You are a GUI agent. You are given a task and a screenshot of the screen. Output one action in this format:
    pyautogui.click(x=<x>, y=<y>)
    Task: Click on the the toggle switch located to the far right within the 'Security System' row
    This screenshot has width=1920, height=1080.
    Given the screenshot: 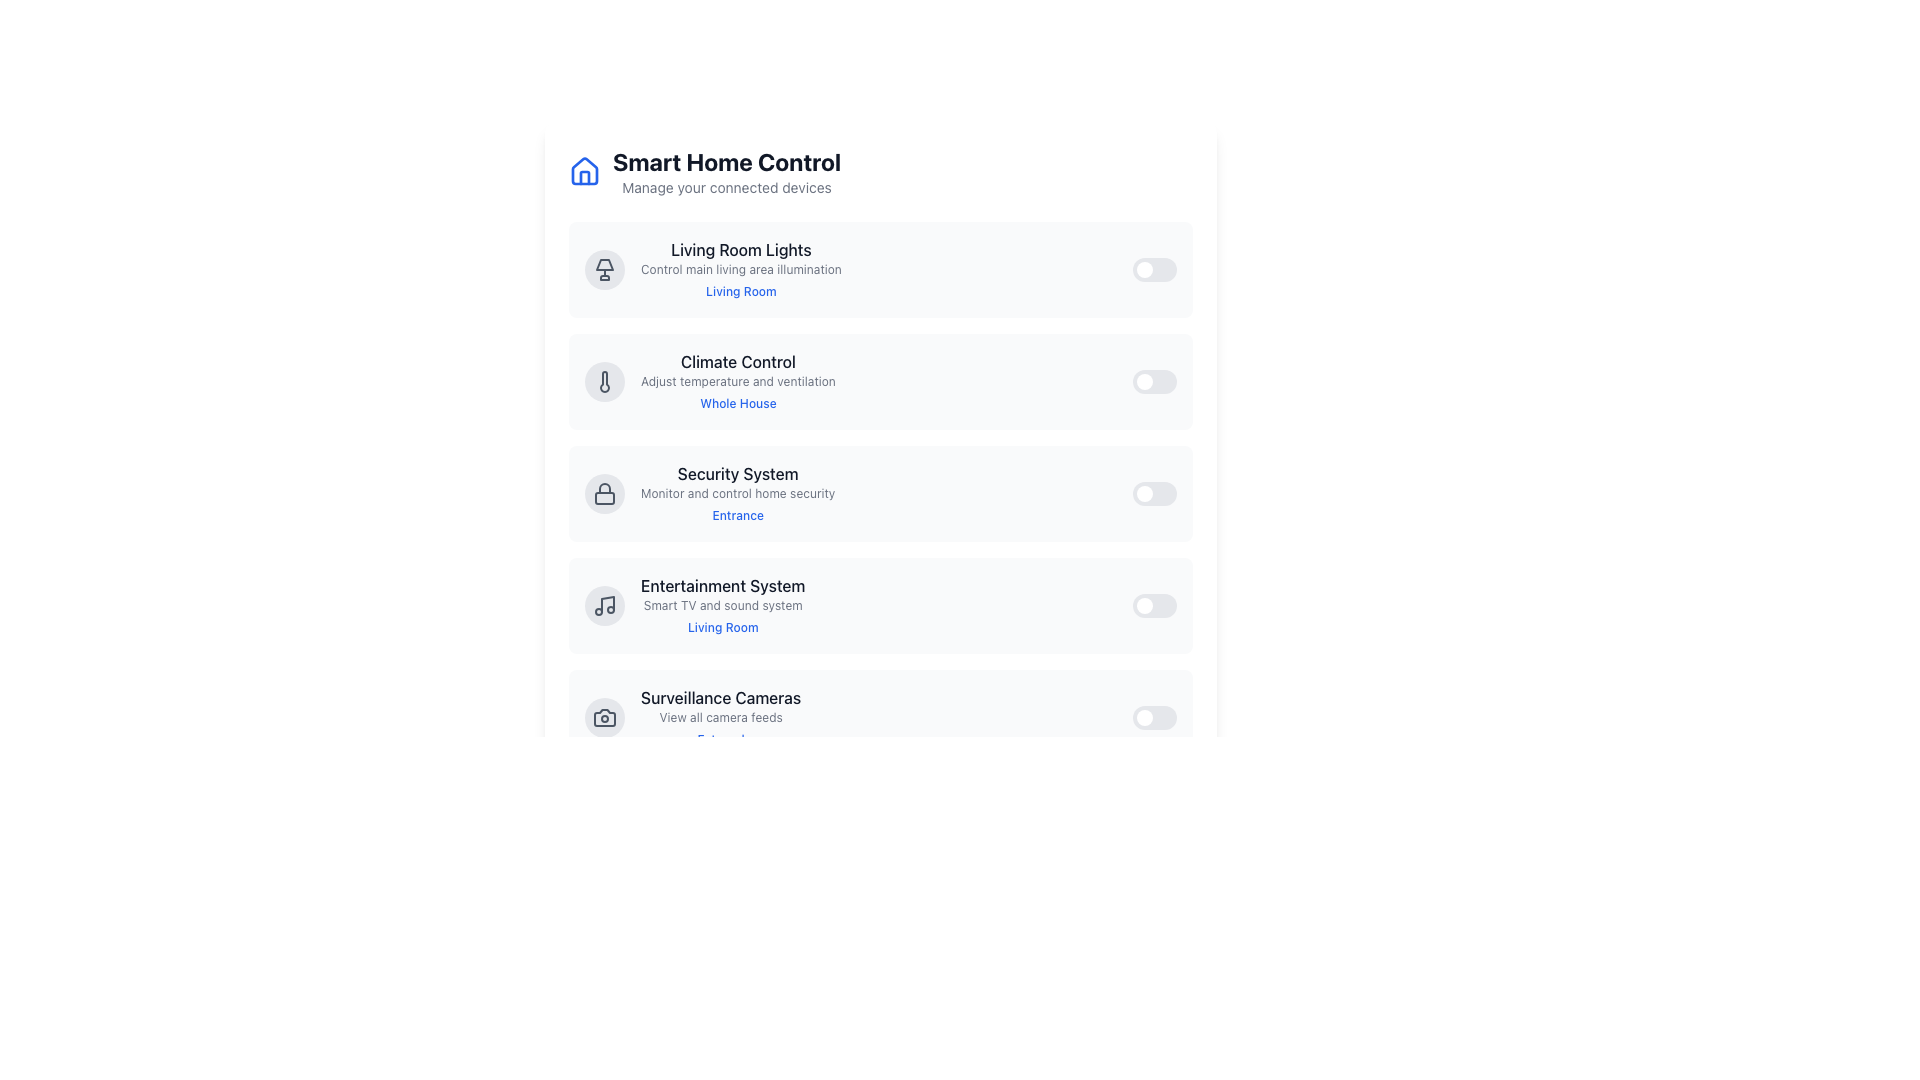 What is the action you would take?
    pyautogui.click(x=1155, y=493)
    